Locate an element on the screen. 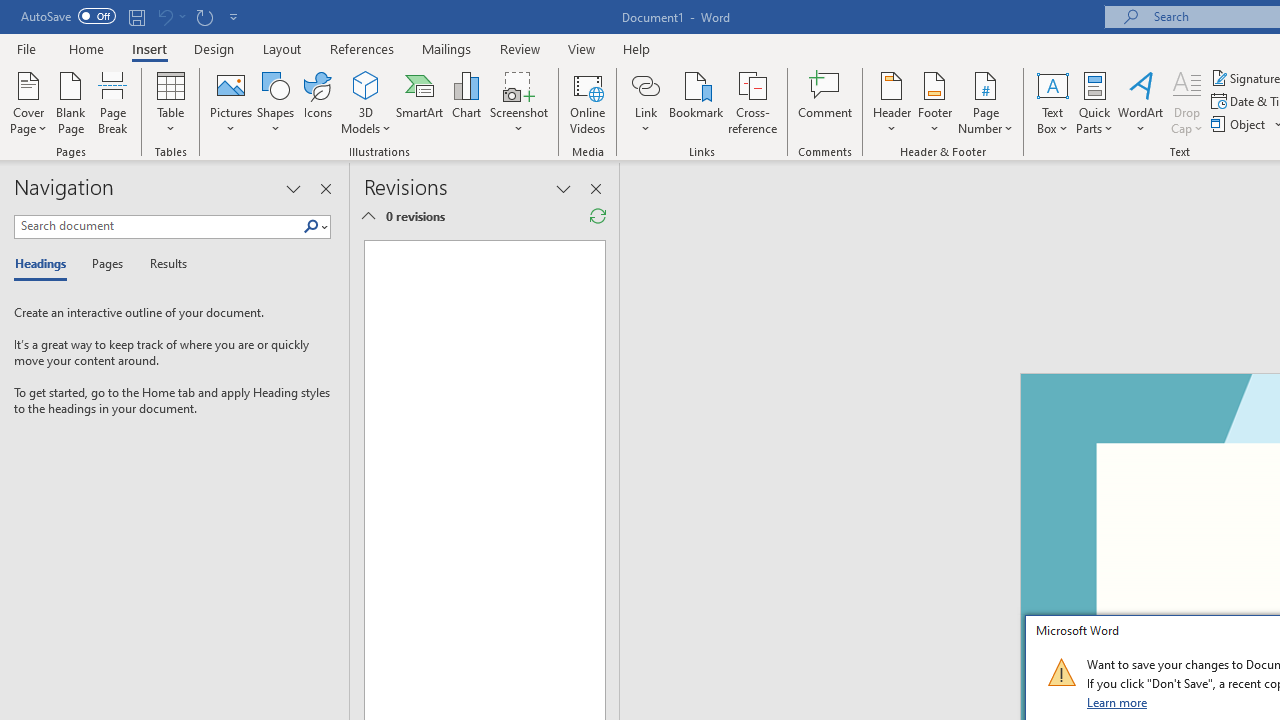 The image size is (1280, 720). 'Chart...' is located at coordinates (465, 103).